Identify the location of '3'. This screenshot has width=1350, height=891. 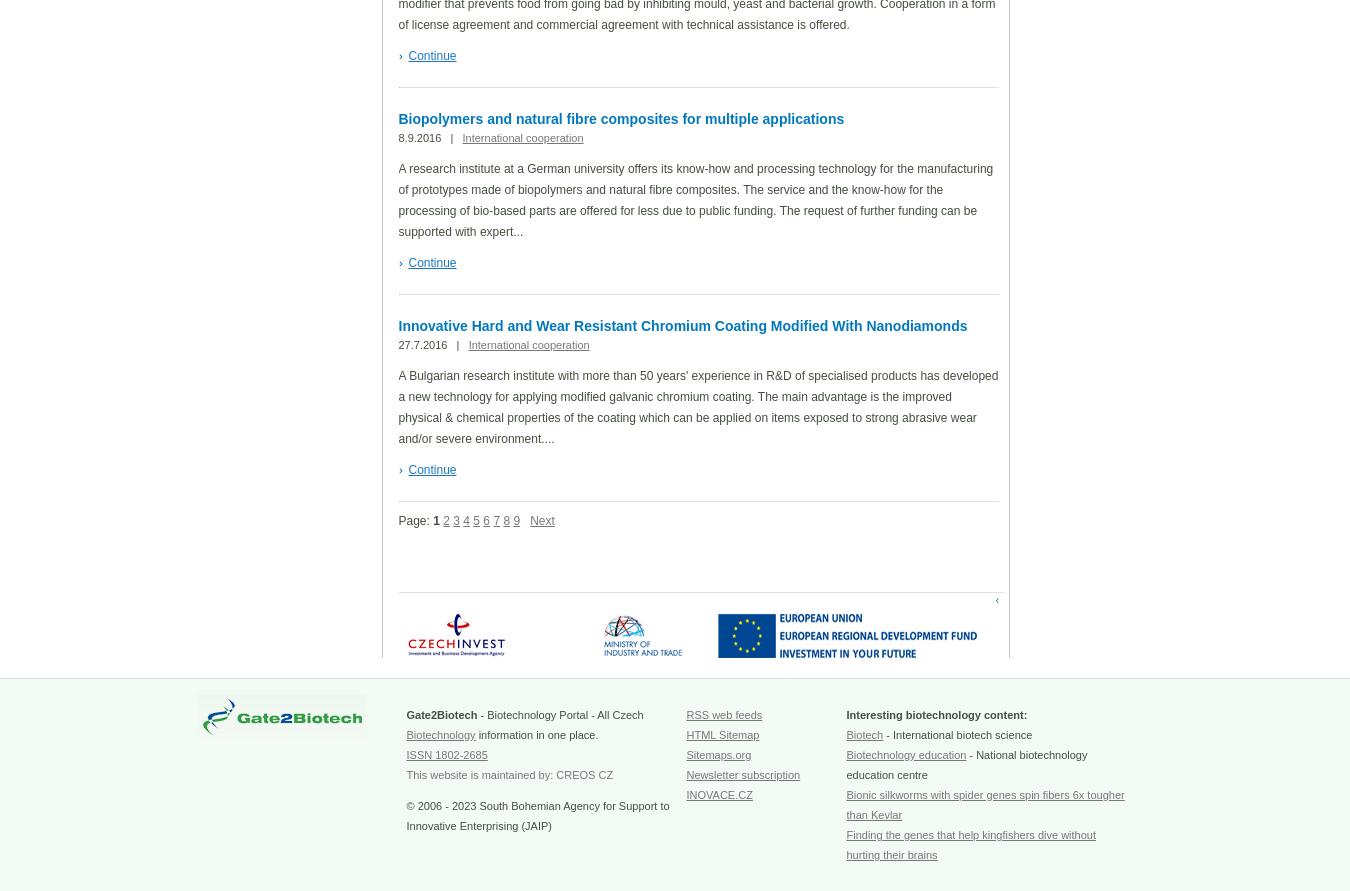
(452, 519).